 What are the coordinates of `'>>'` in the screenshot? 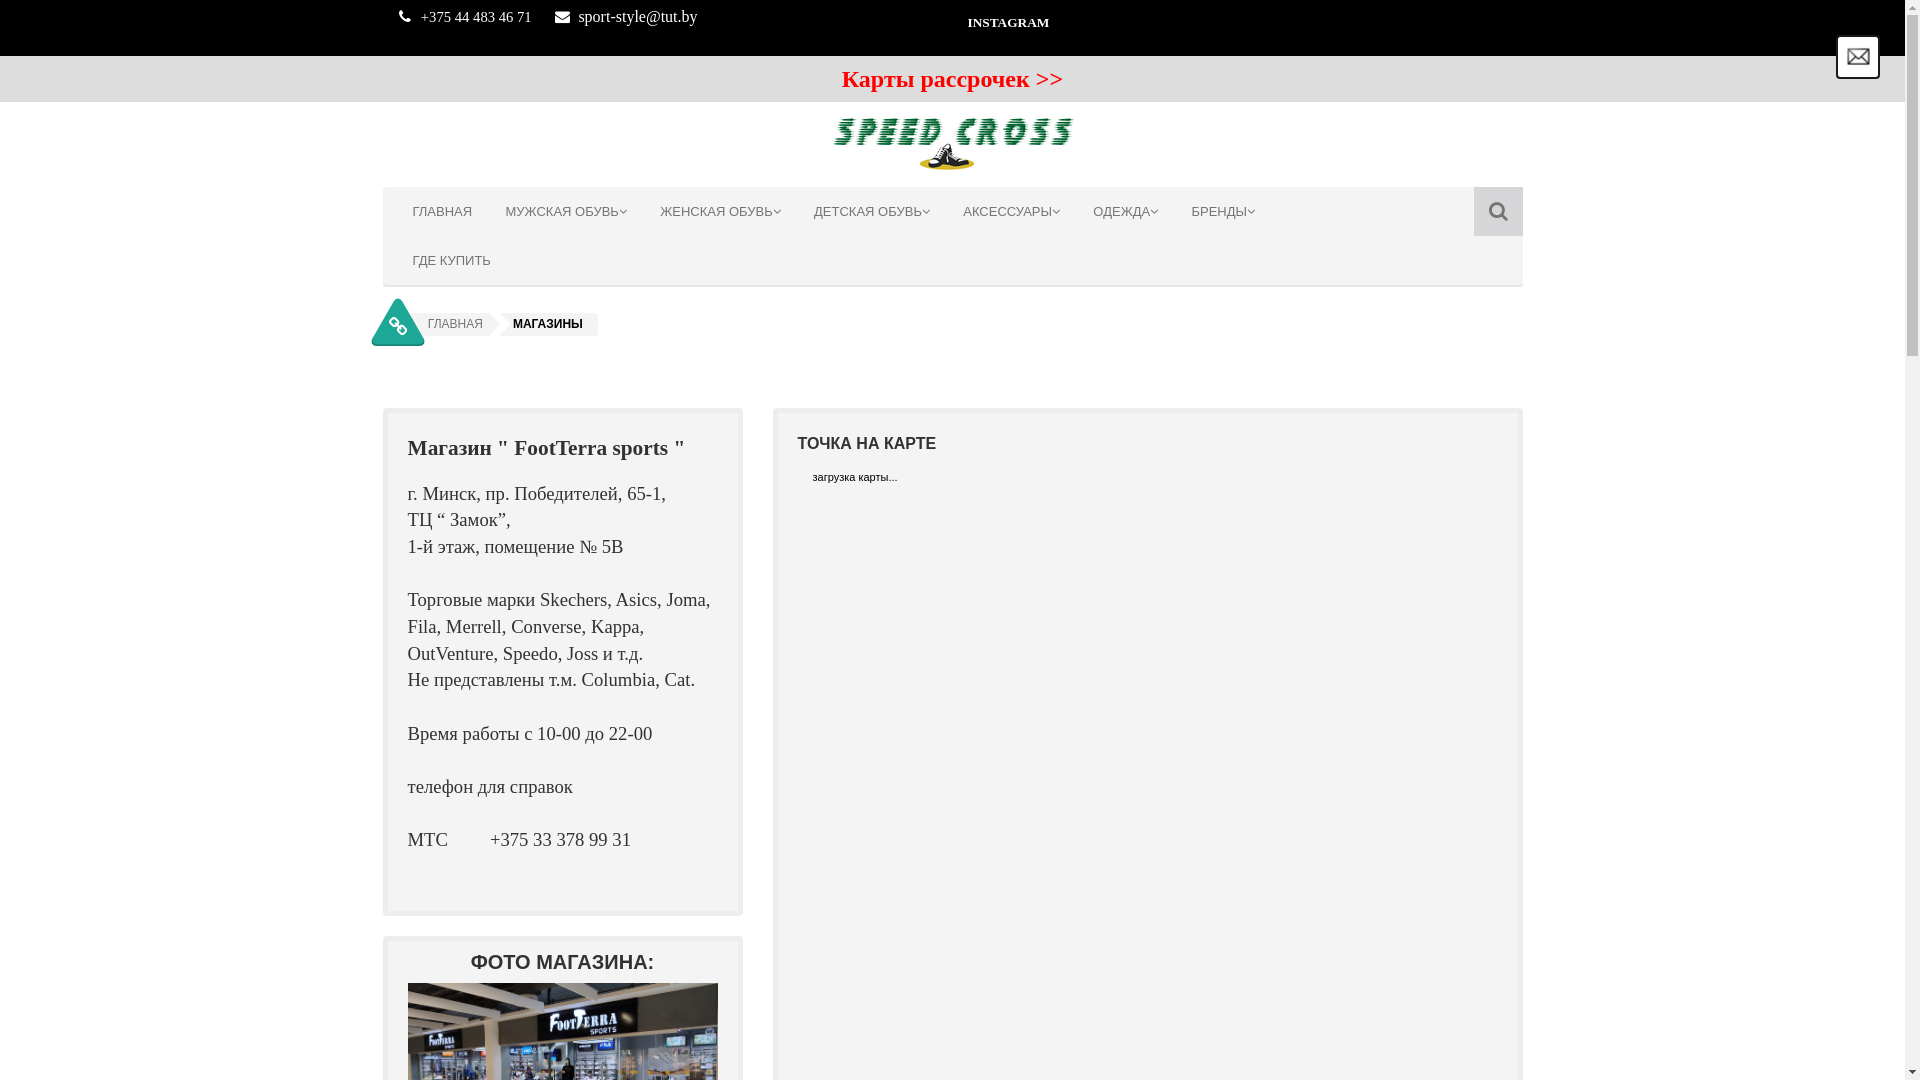 It's located at (1036, 80).